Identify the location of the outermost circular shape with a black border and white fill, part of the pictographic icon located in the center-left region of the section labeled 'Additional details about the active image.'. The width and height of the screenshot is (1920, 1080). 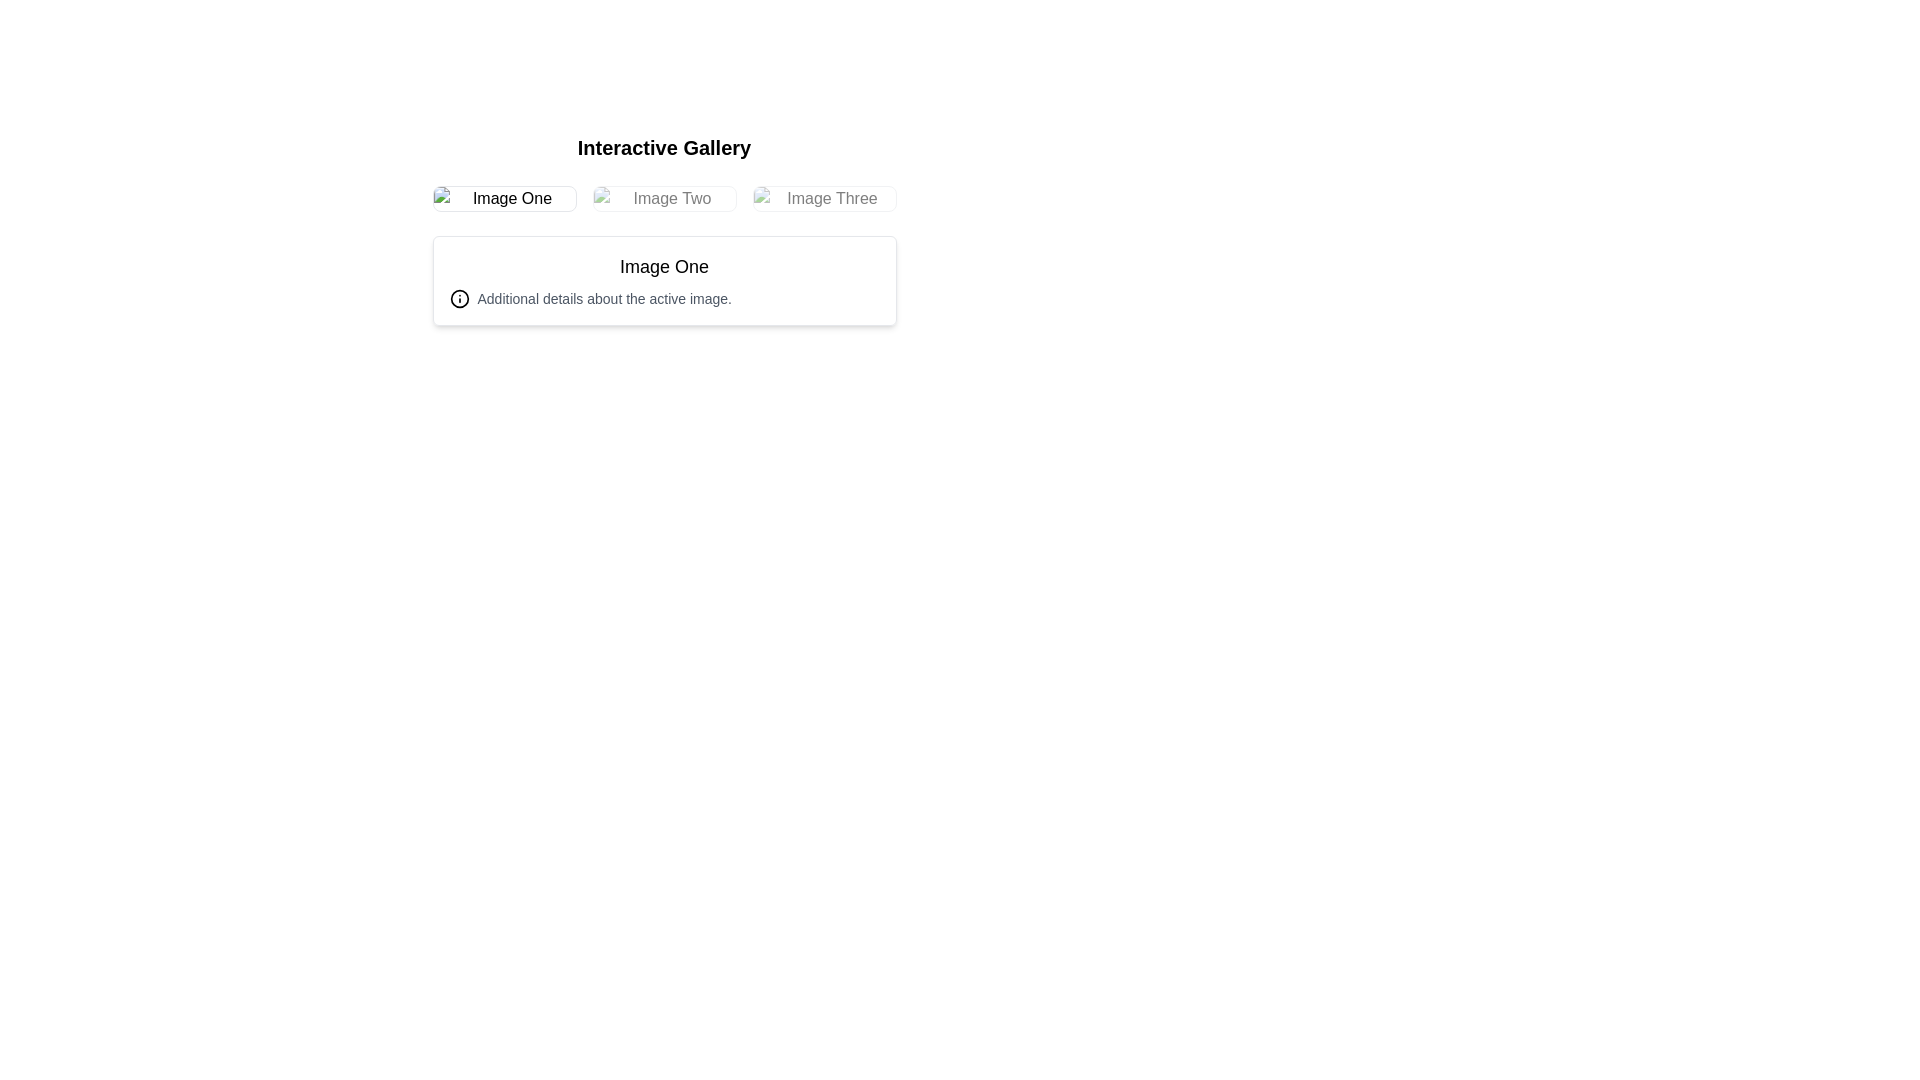
(458, 299).